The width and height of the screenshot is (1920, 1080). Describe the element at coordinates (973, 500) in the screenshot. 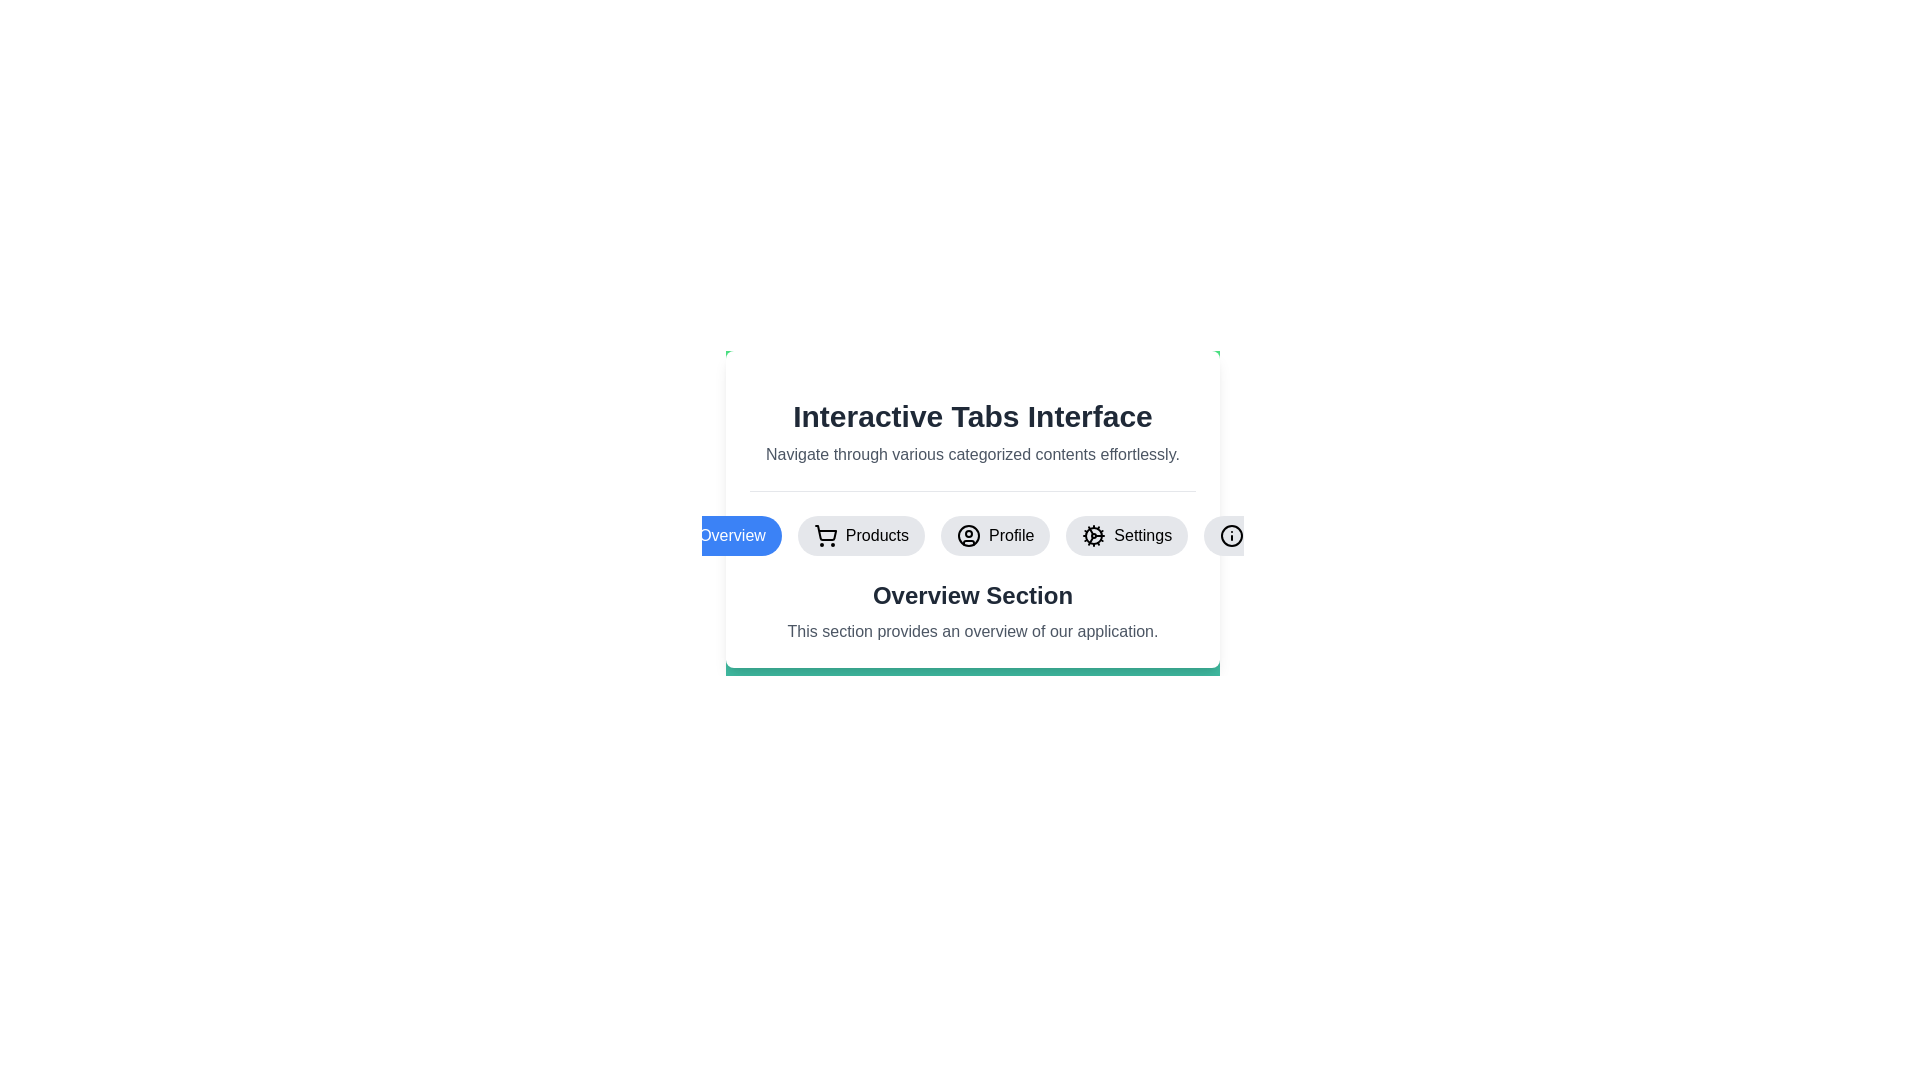

I see `the tab-like buttons in the central panel with a white background` at that location.